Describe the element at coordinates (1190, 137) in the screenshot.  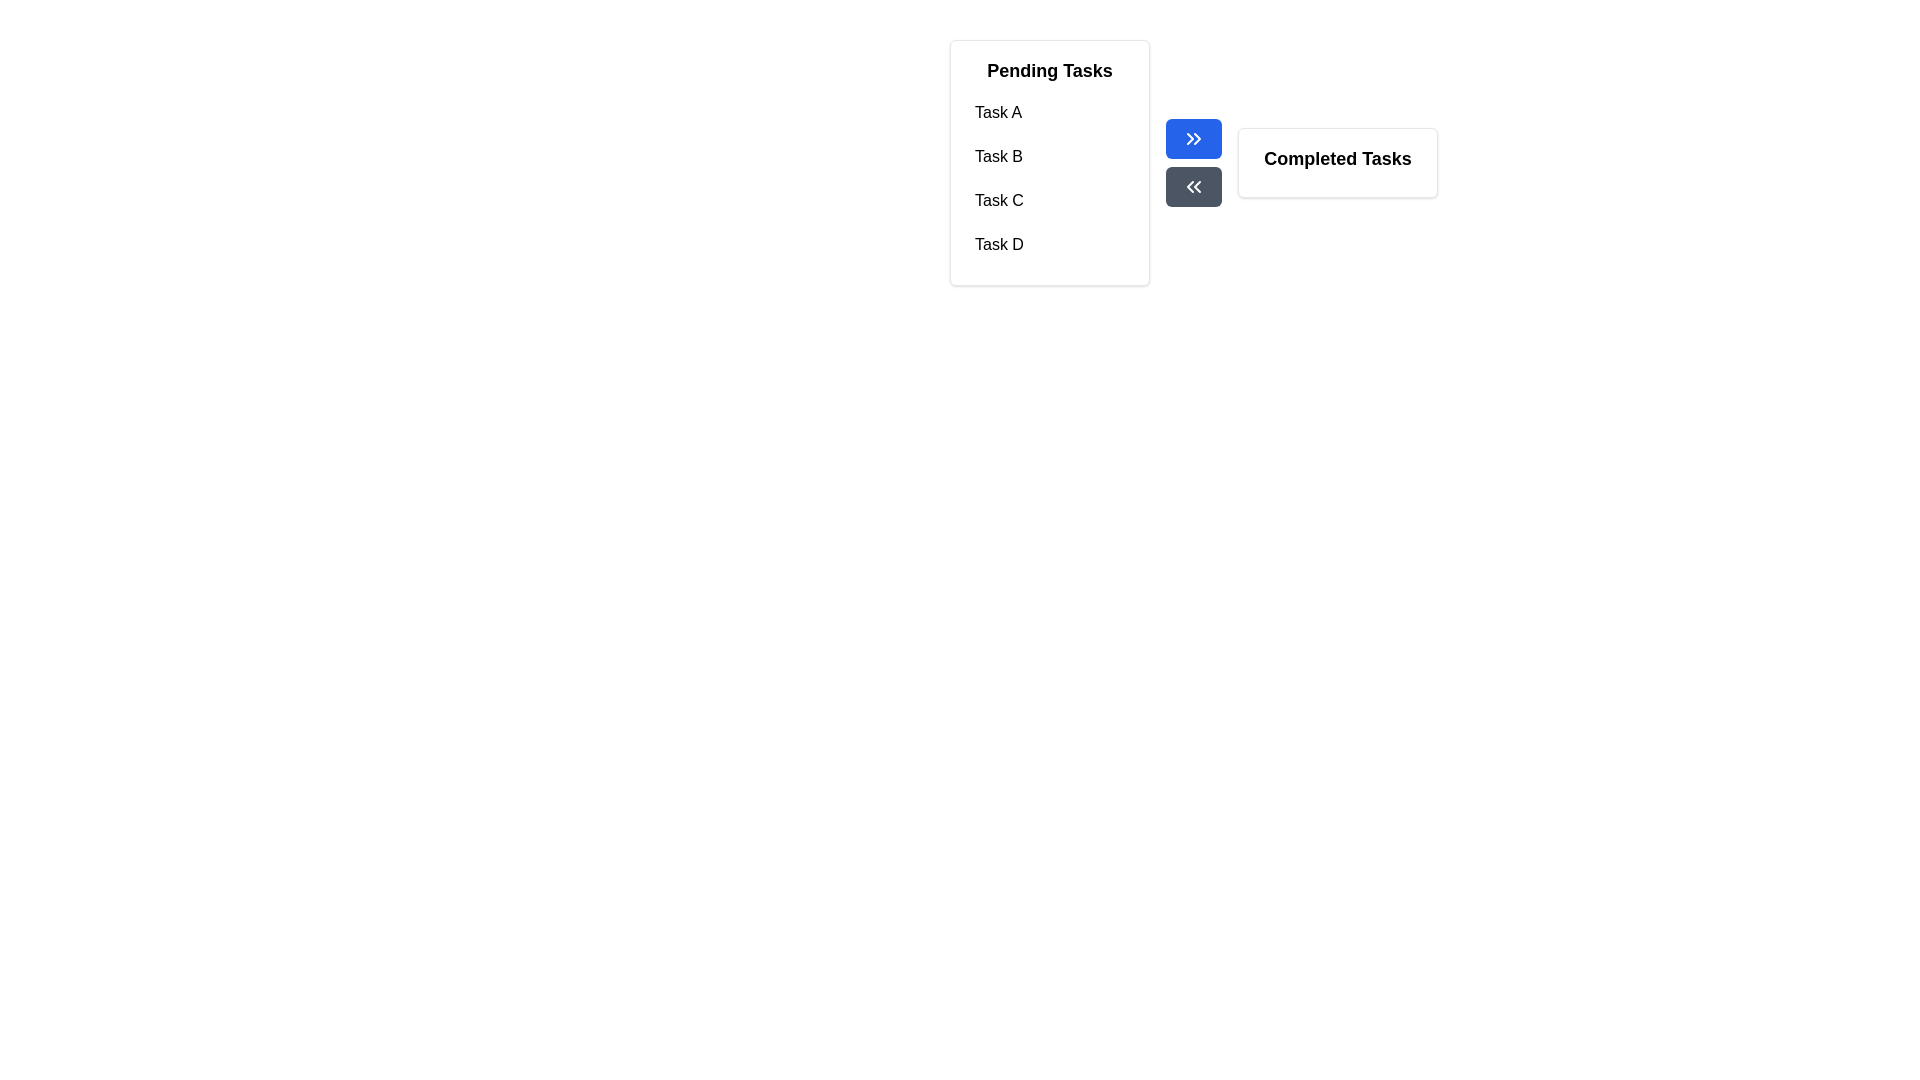
I see `the upper arrow in the rightward navigation chevron SVG, which indicates movement towards the 'Completed Tasks' section` at that location.